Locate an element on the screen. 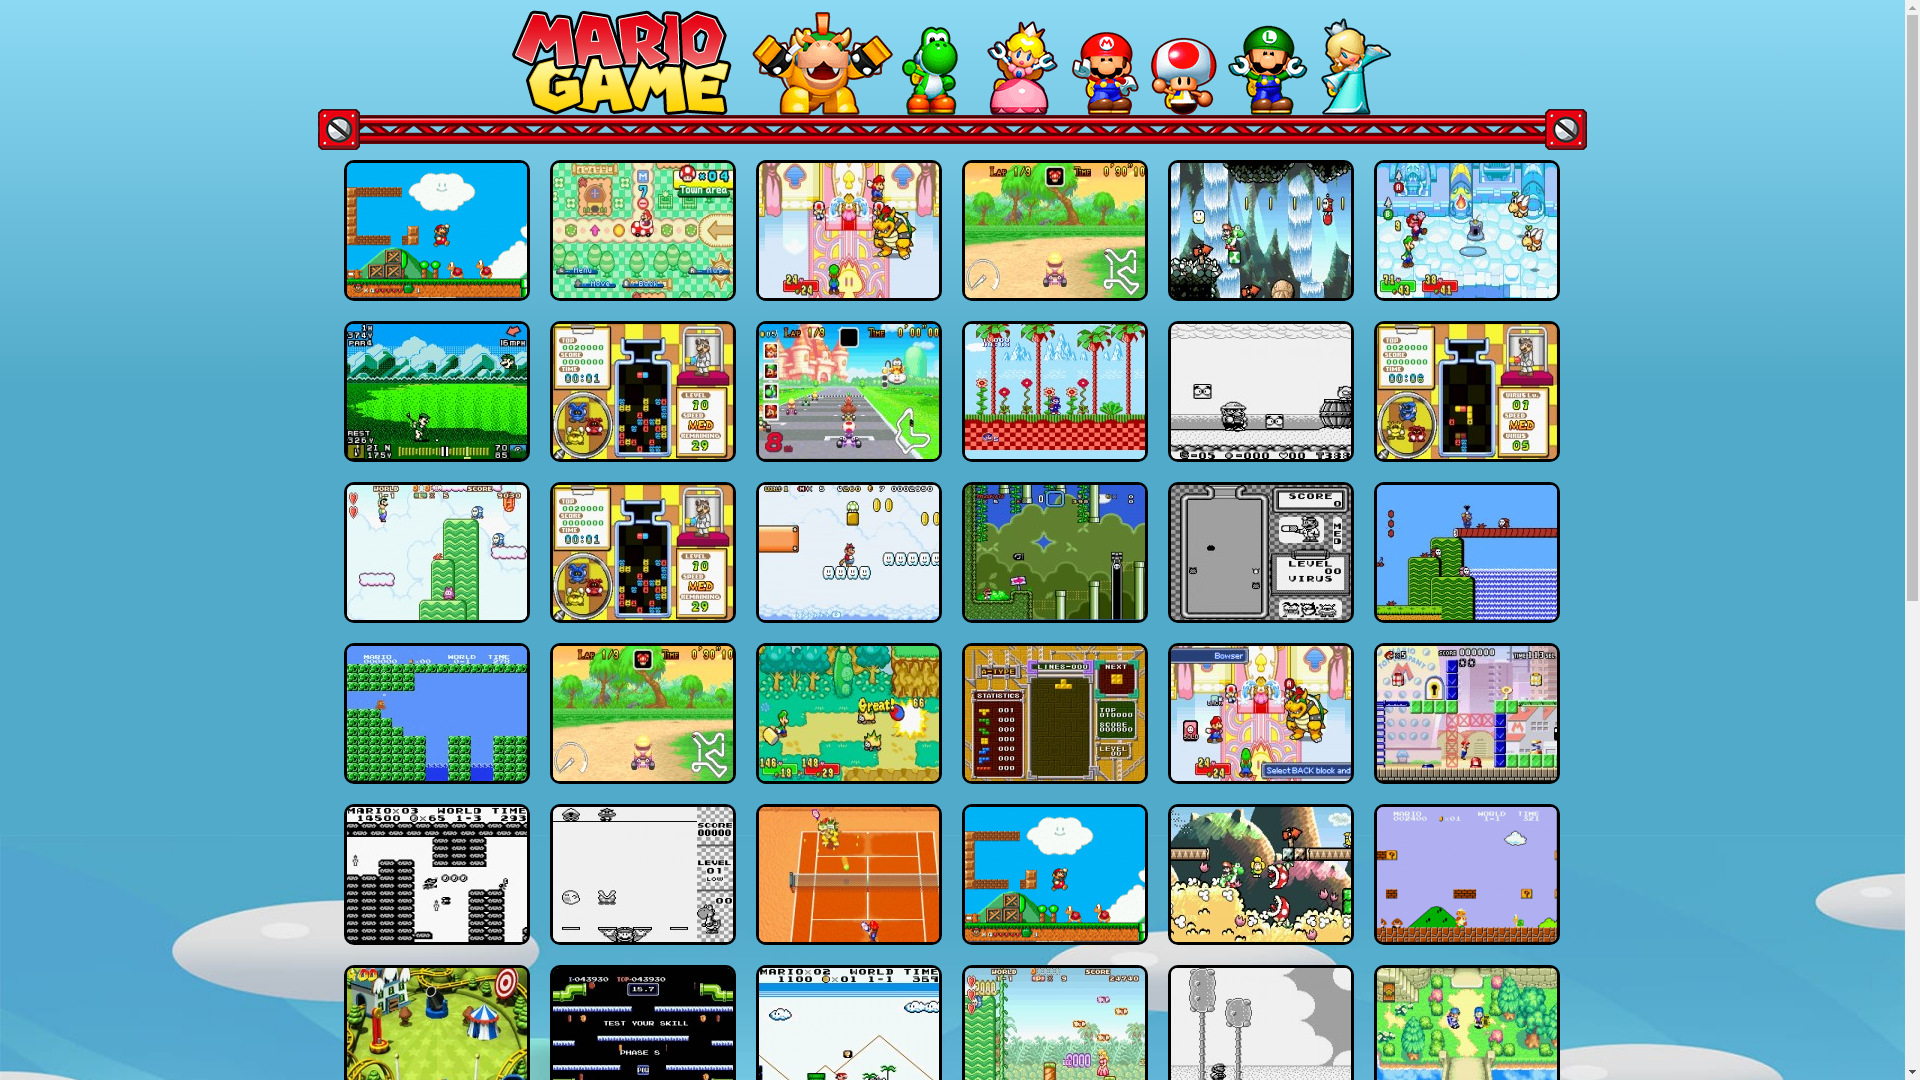  'Dr.Mario & Puzzle League' is located at coordinates (552, 389).